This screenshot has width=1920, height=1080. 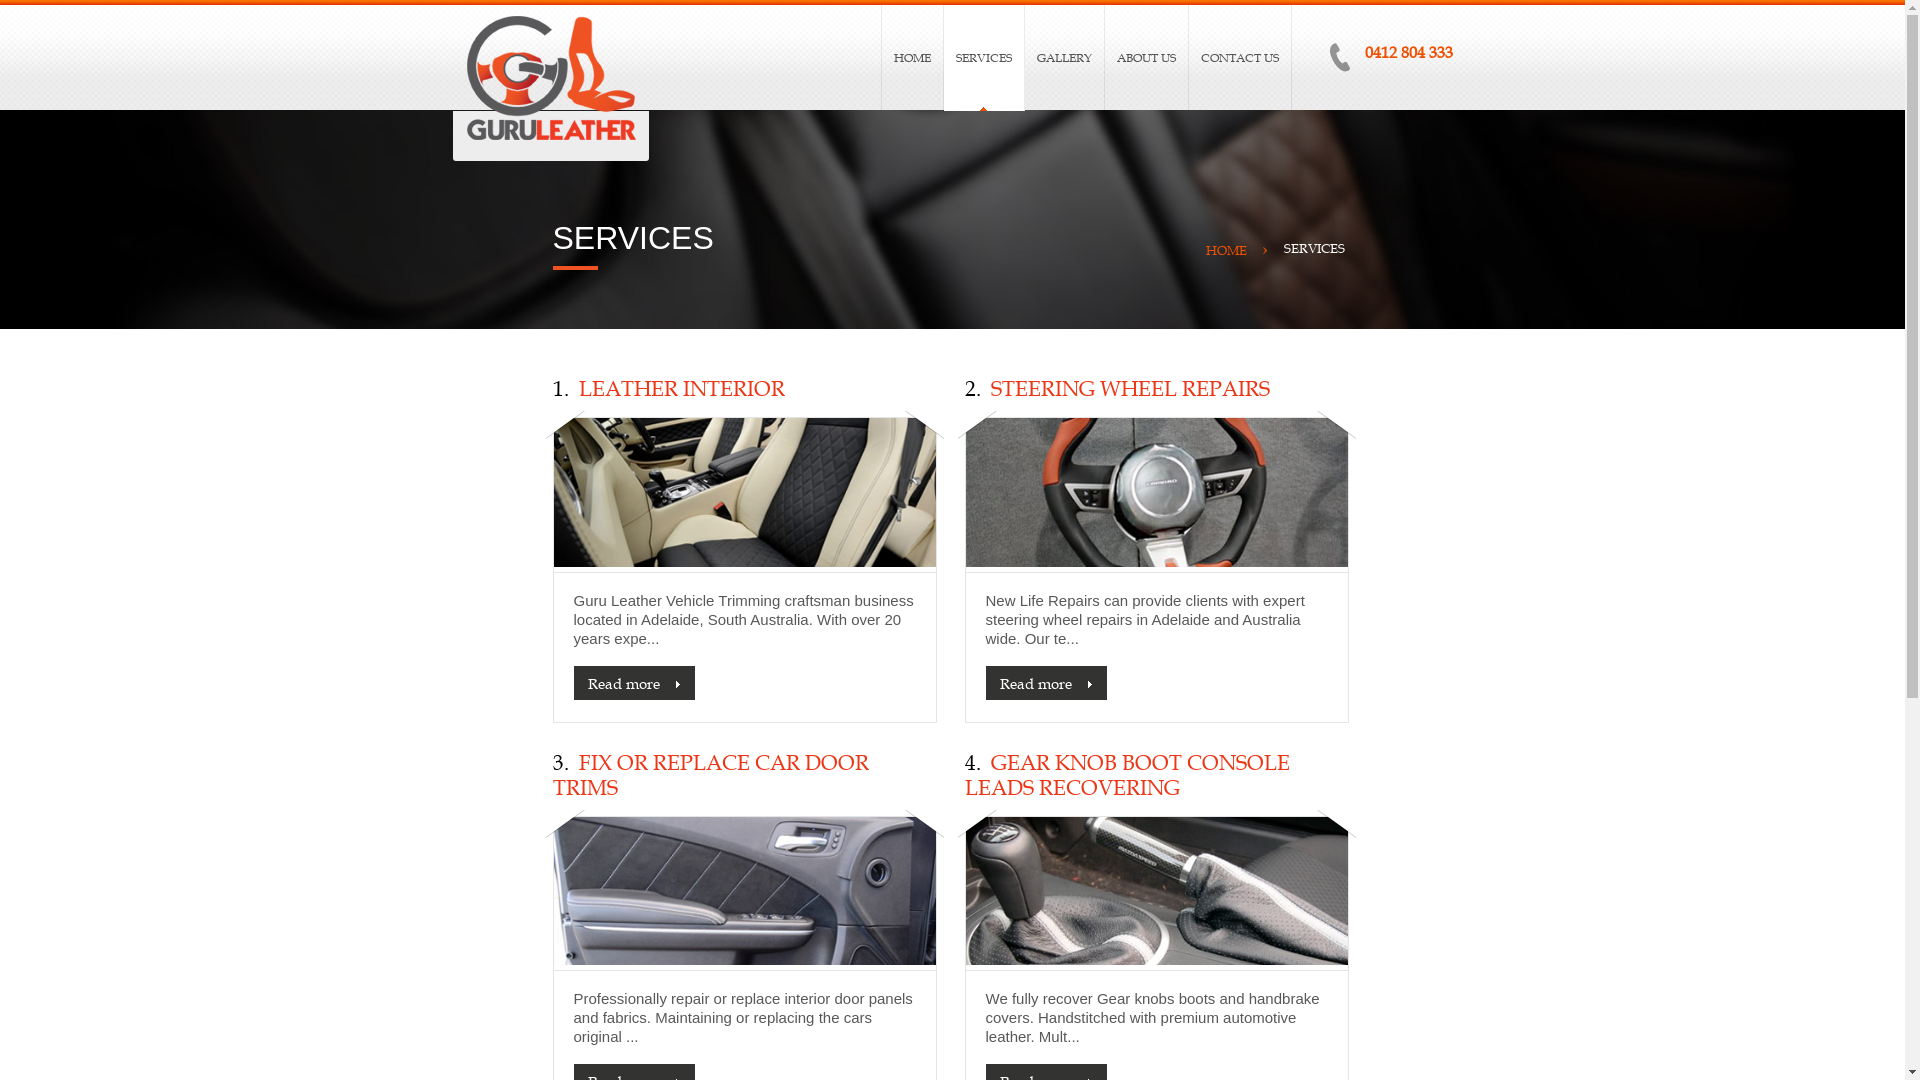 I want to click on 'Read more', so click(x=633, y=681).